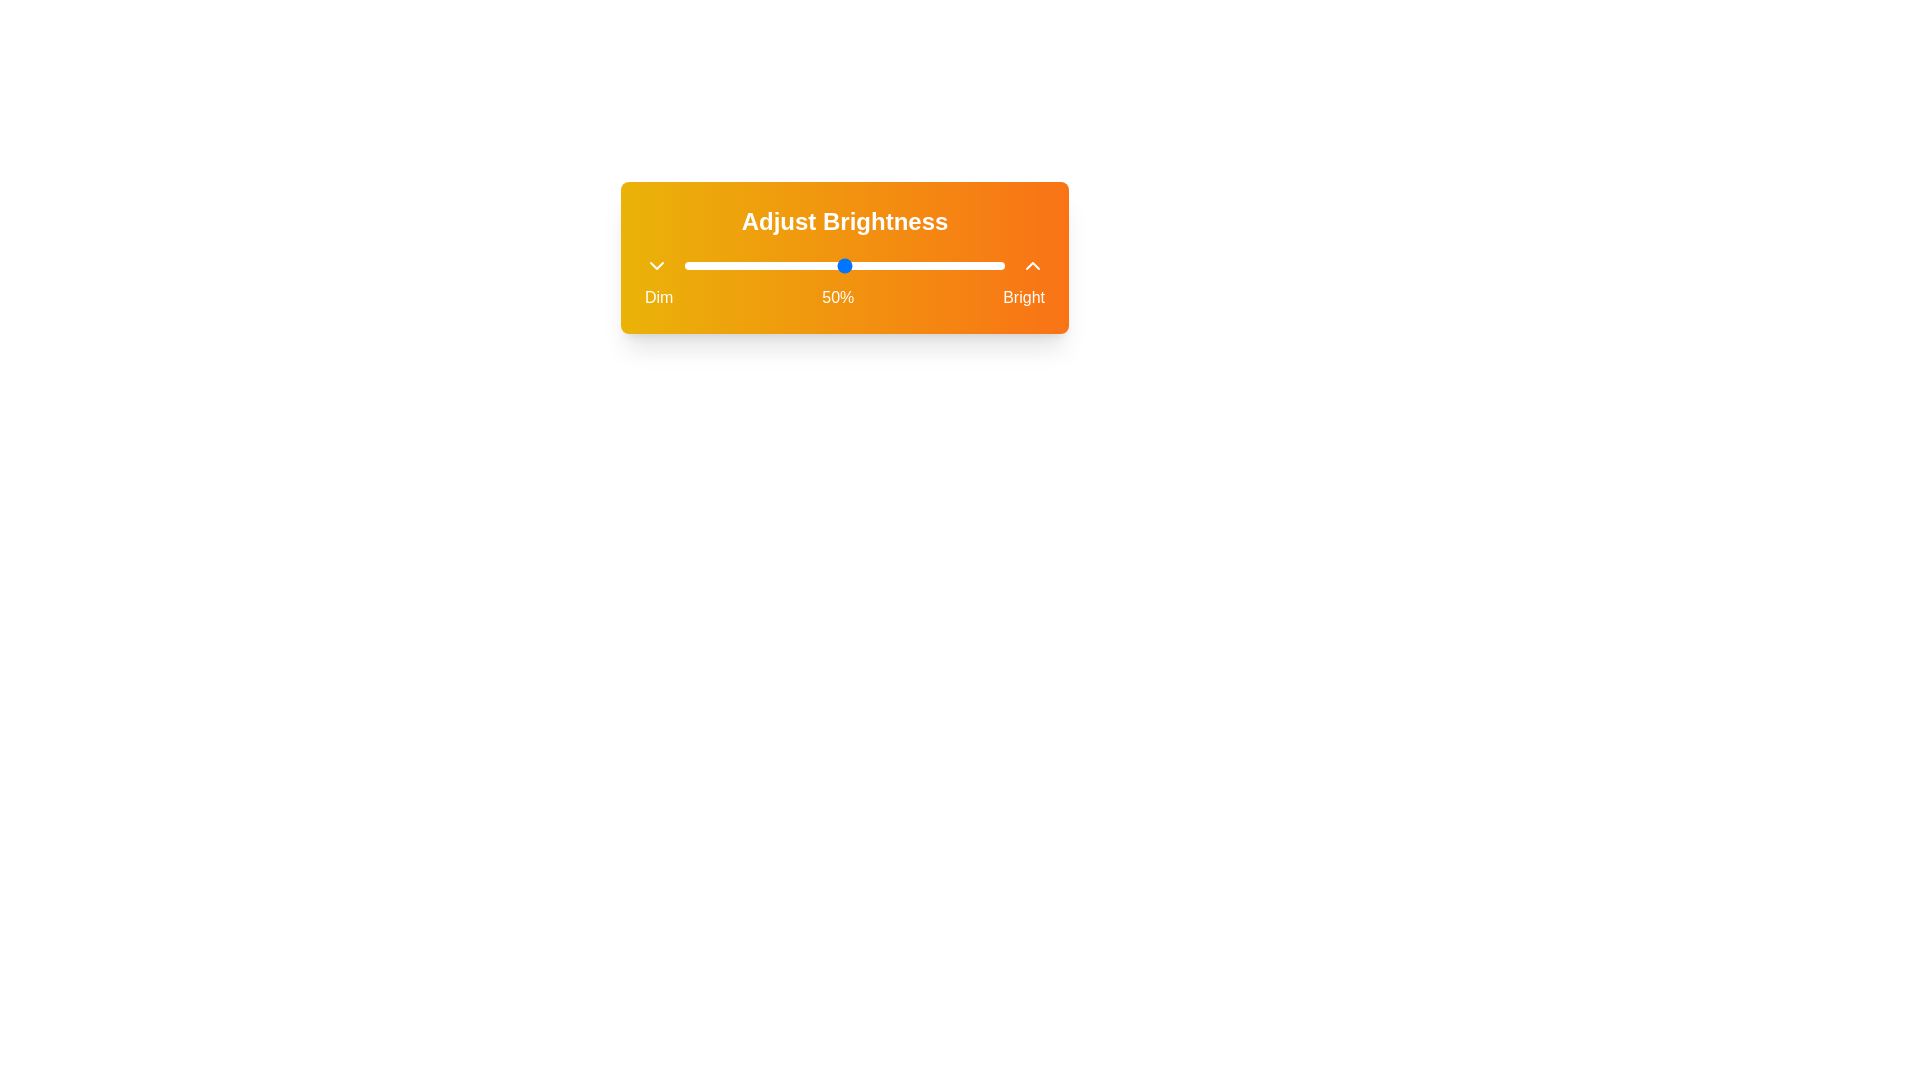 The width and height of the screenshot is (1920, 1080). I want to click on the Header Text indicating the purpose of adjusting brightness for visual clarification, so click(844, 222).